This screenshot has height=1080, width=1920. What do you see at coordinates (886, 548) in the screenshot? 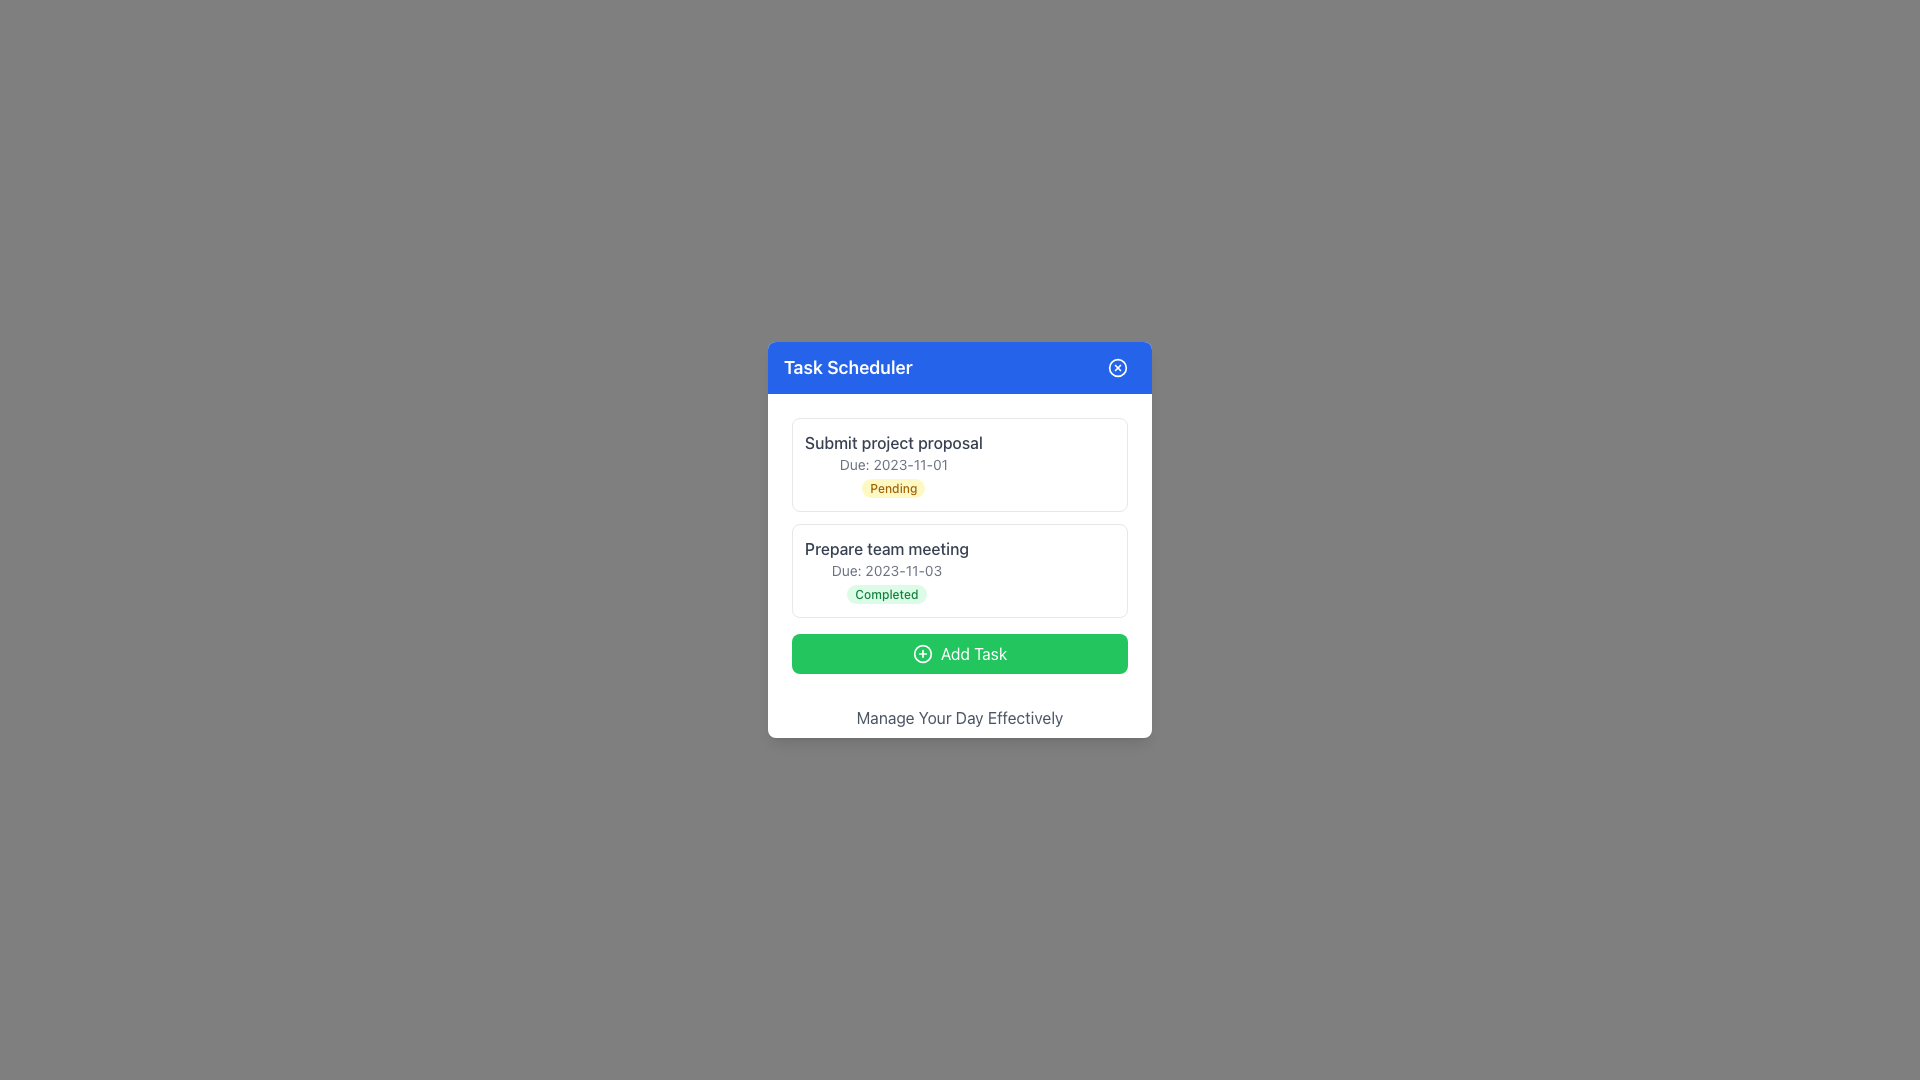
I see `the task title element displaying 'Prepare team meeting' in the task scheduler interface, which is positioned above the due date and status tag` at bounding box center [886, 548].